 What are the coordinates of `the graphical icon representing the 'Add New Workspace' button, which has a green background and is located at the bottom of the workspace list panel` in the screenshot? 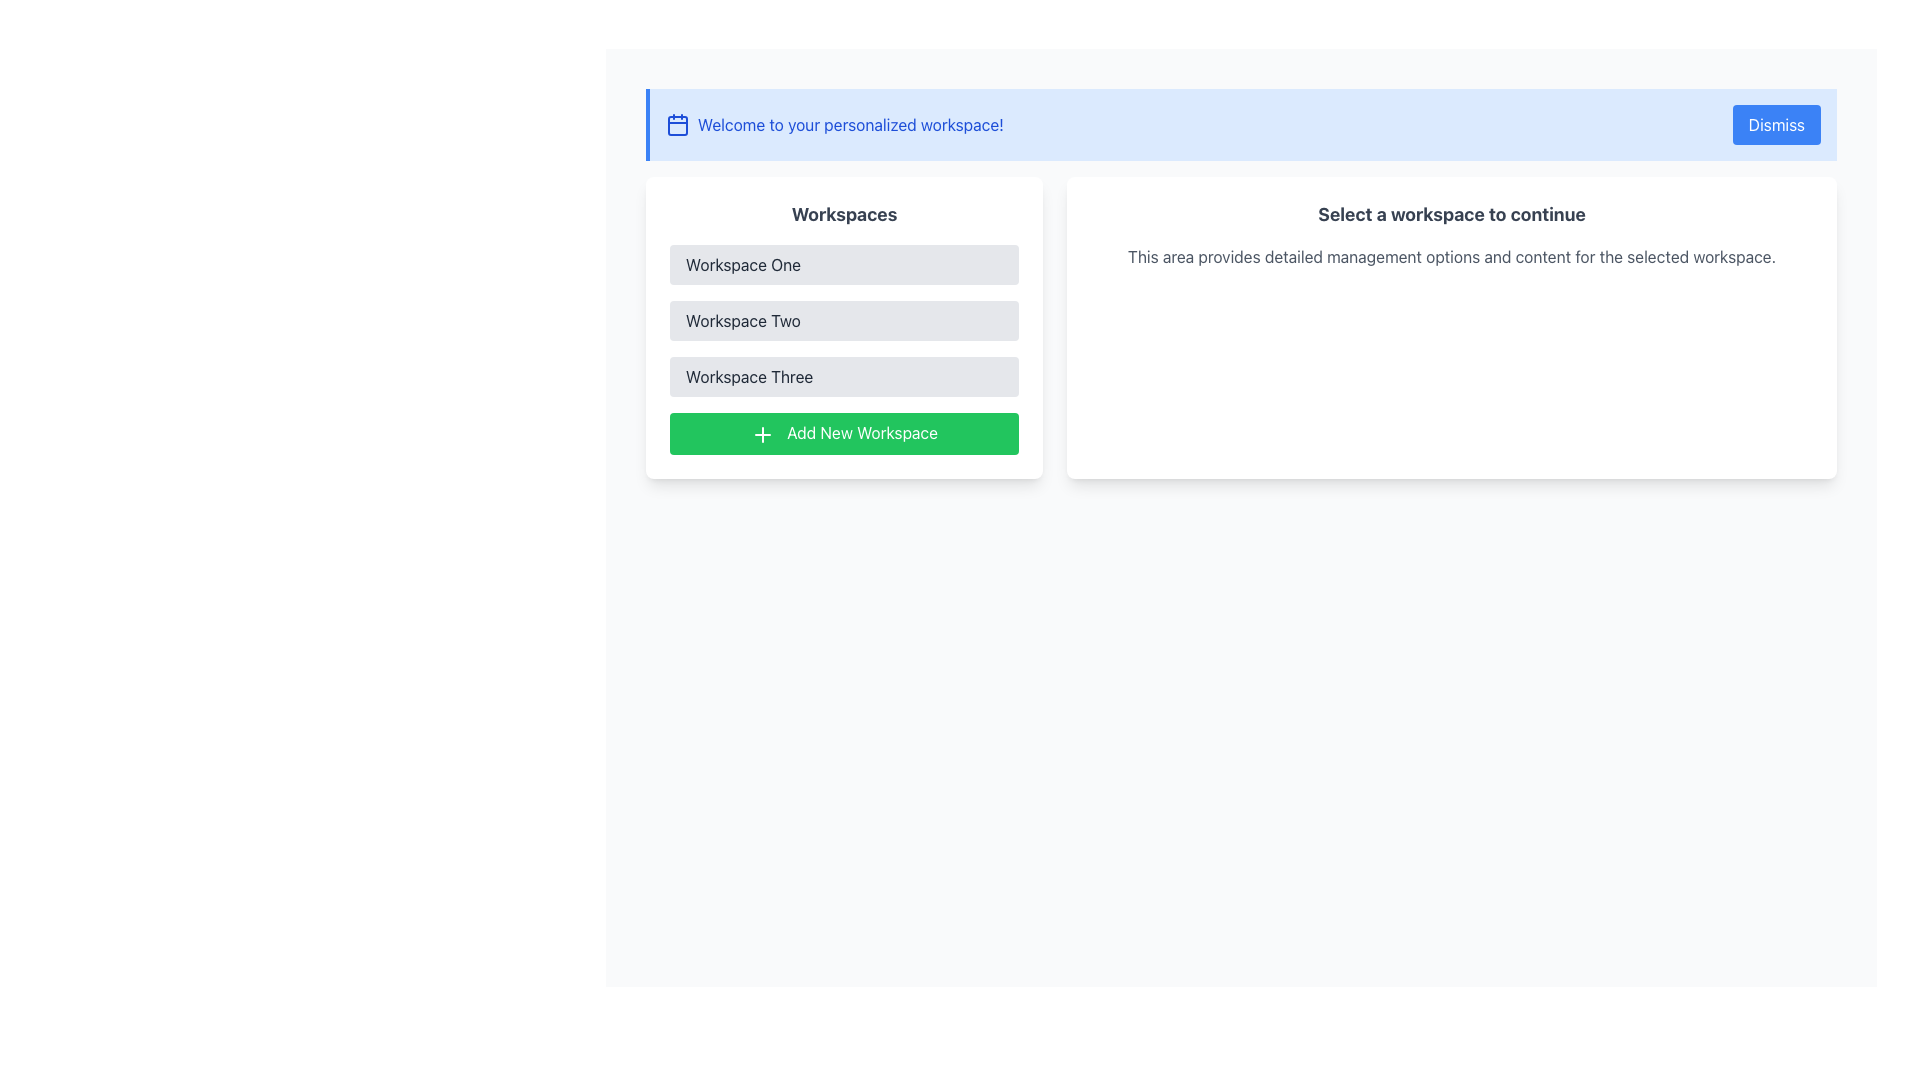 It's located at (762, 433).